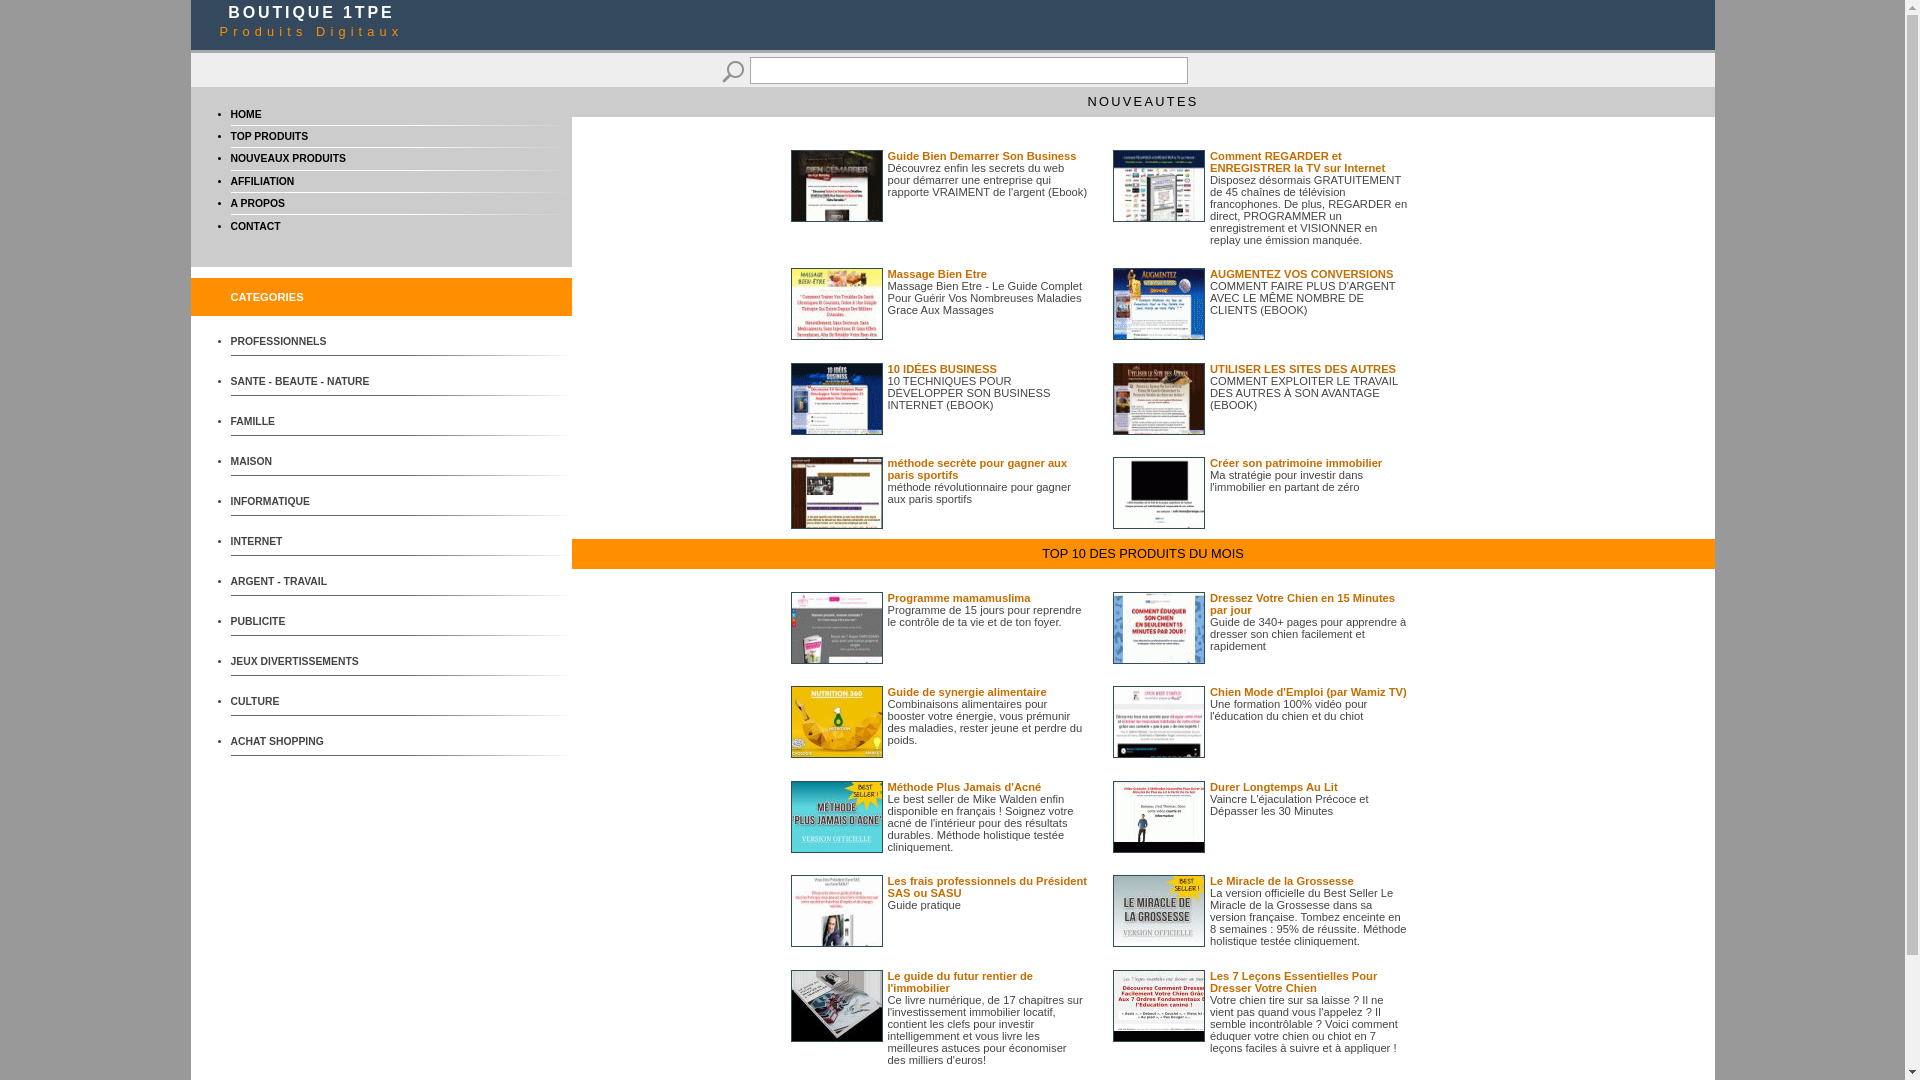 This screenshot has height=1080, width=1920. I want to click on 'Guide pratique', so click(923, 905).